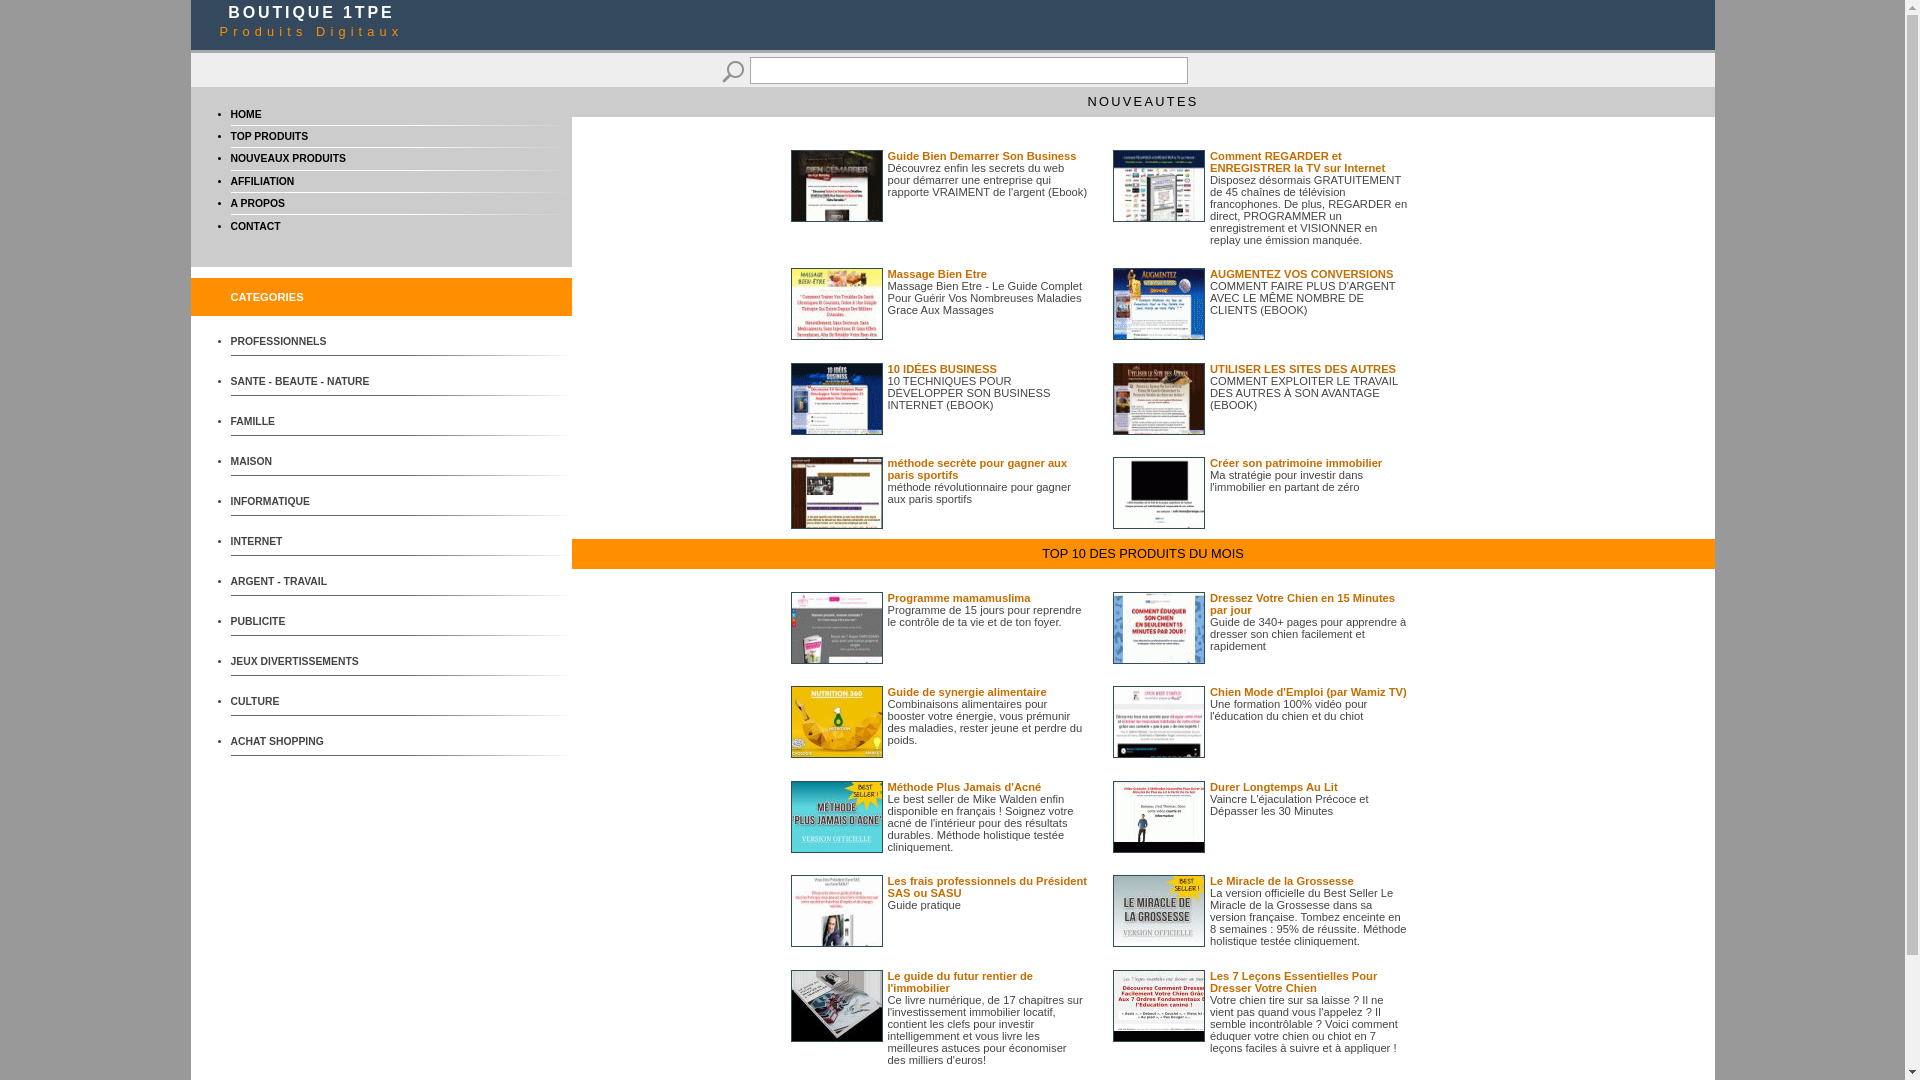 This screenshot has height=1080, width=1920. I want to click on 'Guide pratique', so click(923, 905).